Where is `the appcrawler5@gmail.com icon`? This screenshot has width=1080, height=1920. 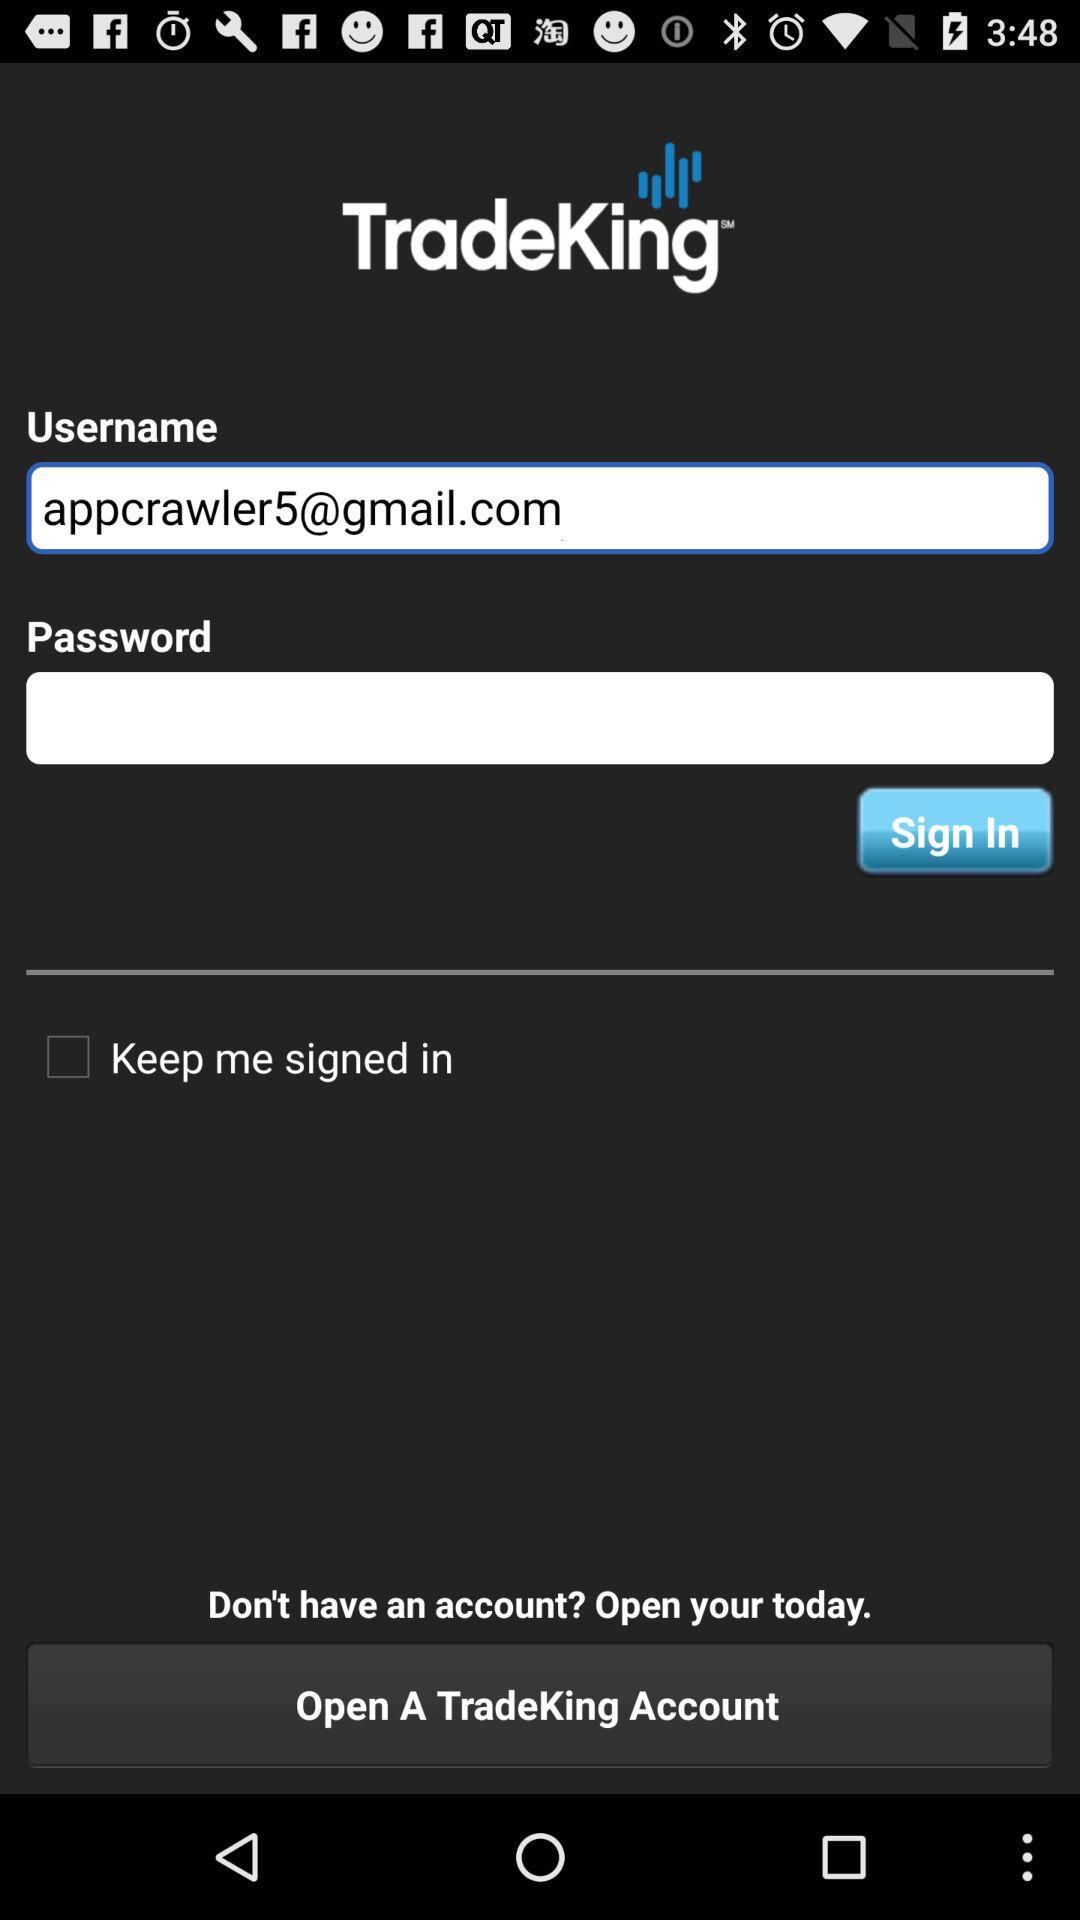 the appcrawler5@gmail.com icon is located at coordinates (540, 508).